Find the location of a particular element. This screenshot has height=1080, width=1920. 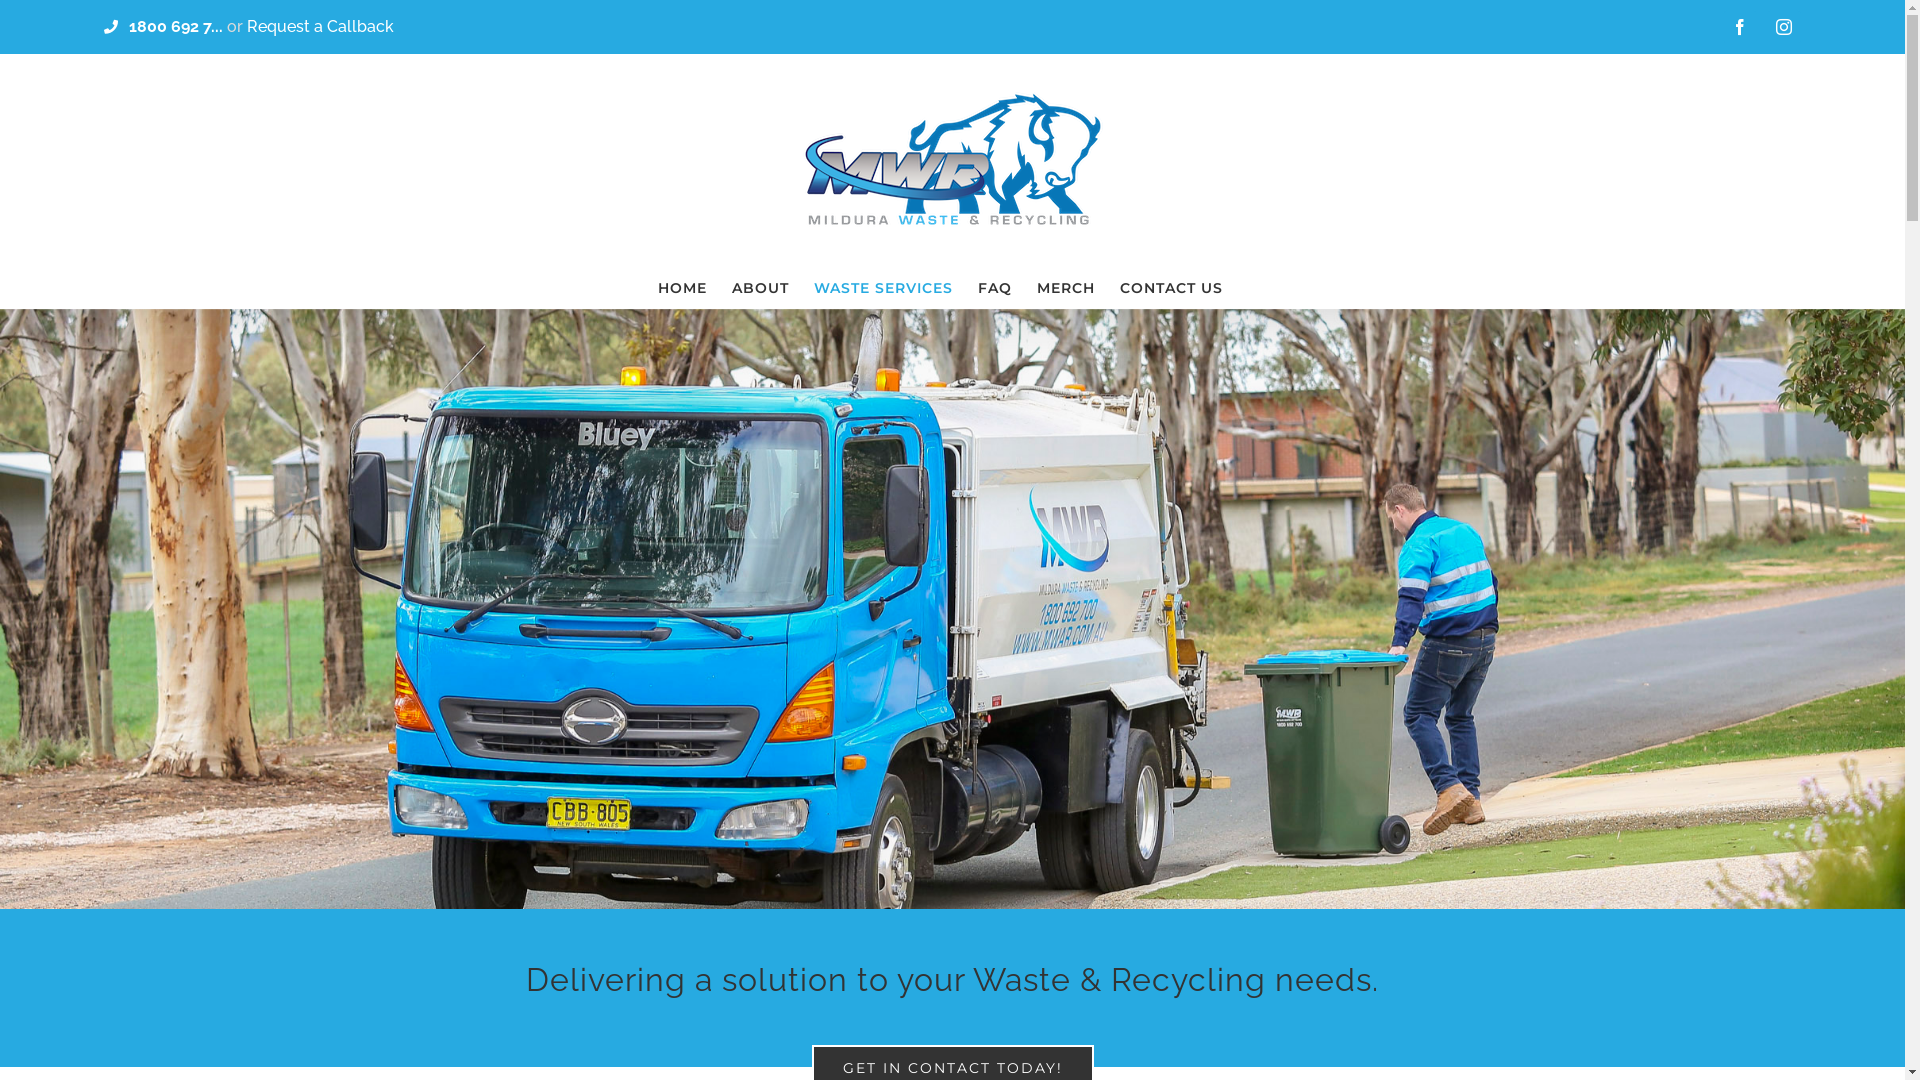

'ABOUT' is located at coordinates (759, 288).